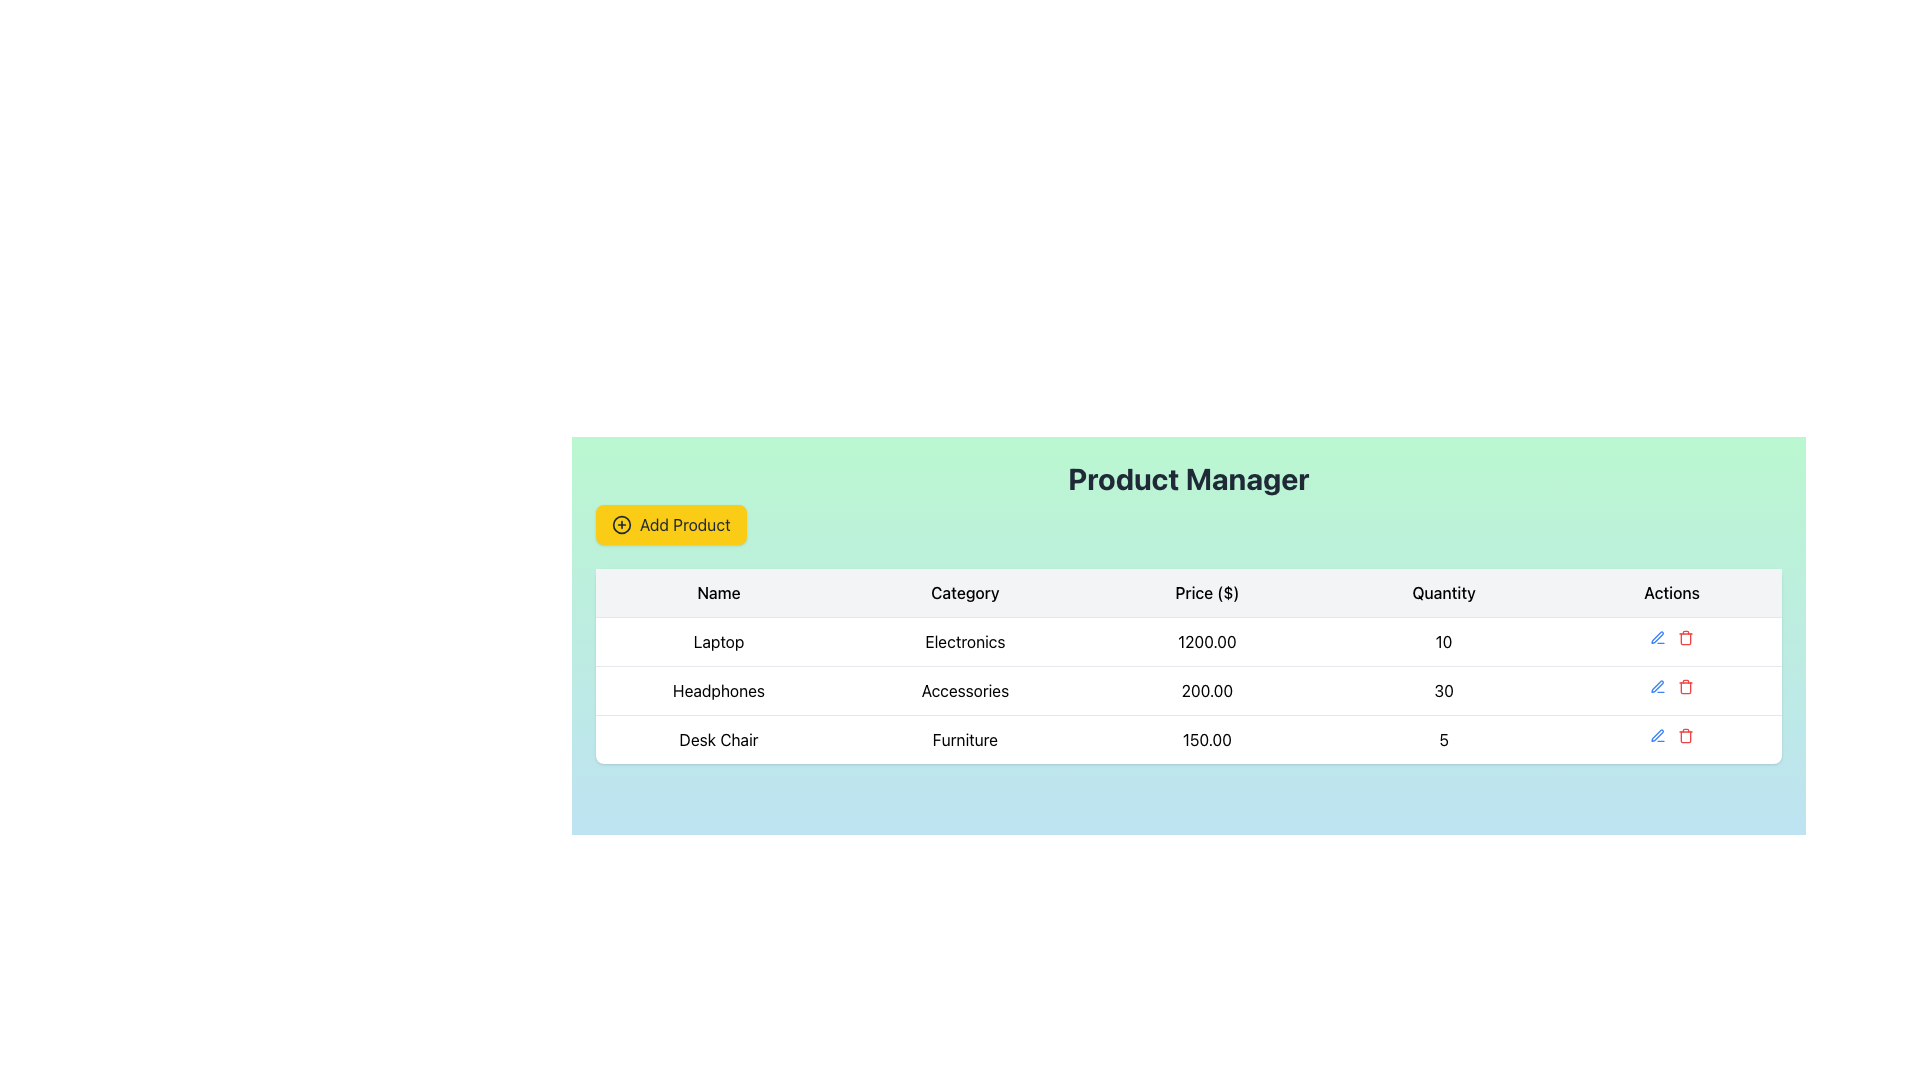 The width and height of the screenshot is (1920, 1080). I want to click on the text label that reads 'Furniture', which is located in the last row of the table under the 'Category' column, so click(965, 739).